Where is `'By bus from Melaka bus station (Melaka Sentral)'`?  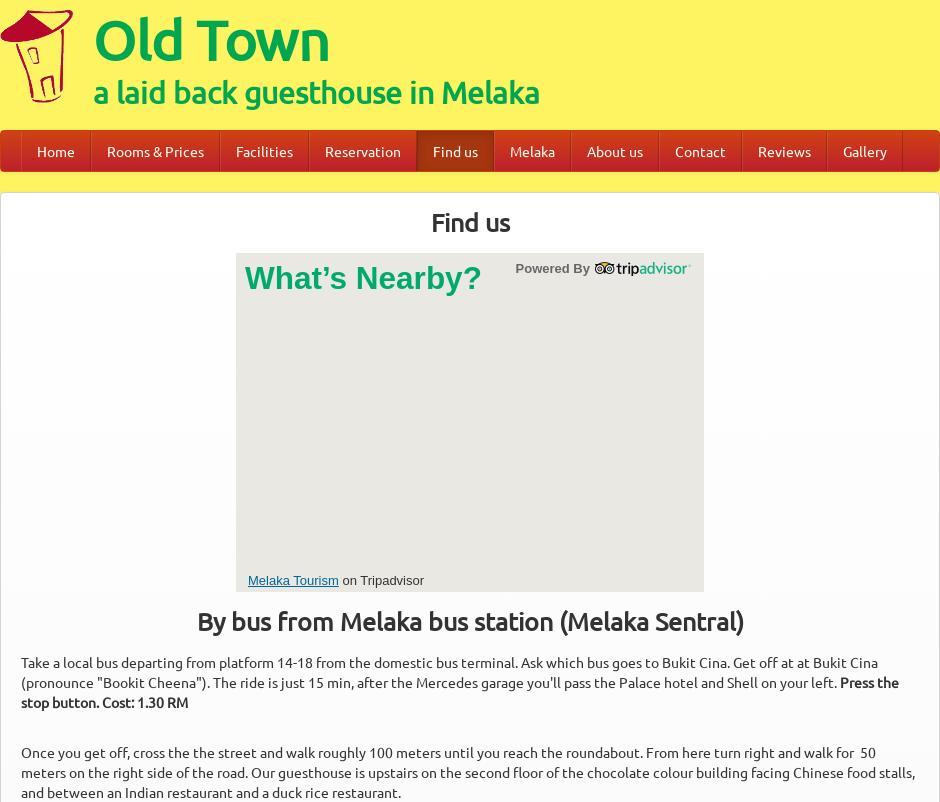 'By bus from Melaka bus station (Melaka Sentral)' is located at coordinates (468, 620).